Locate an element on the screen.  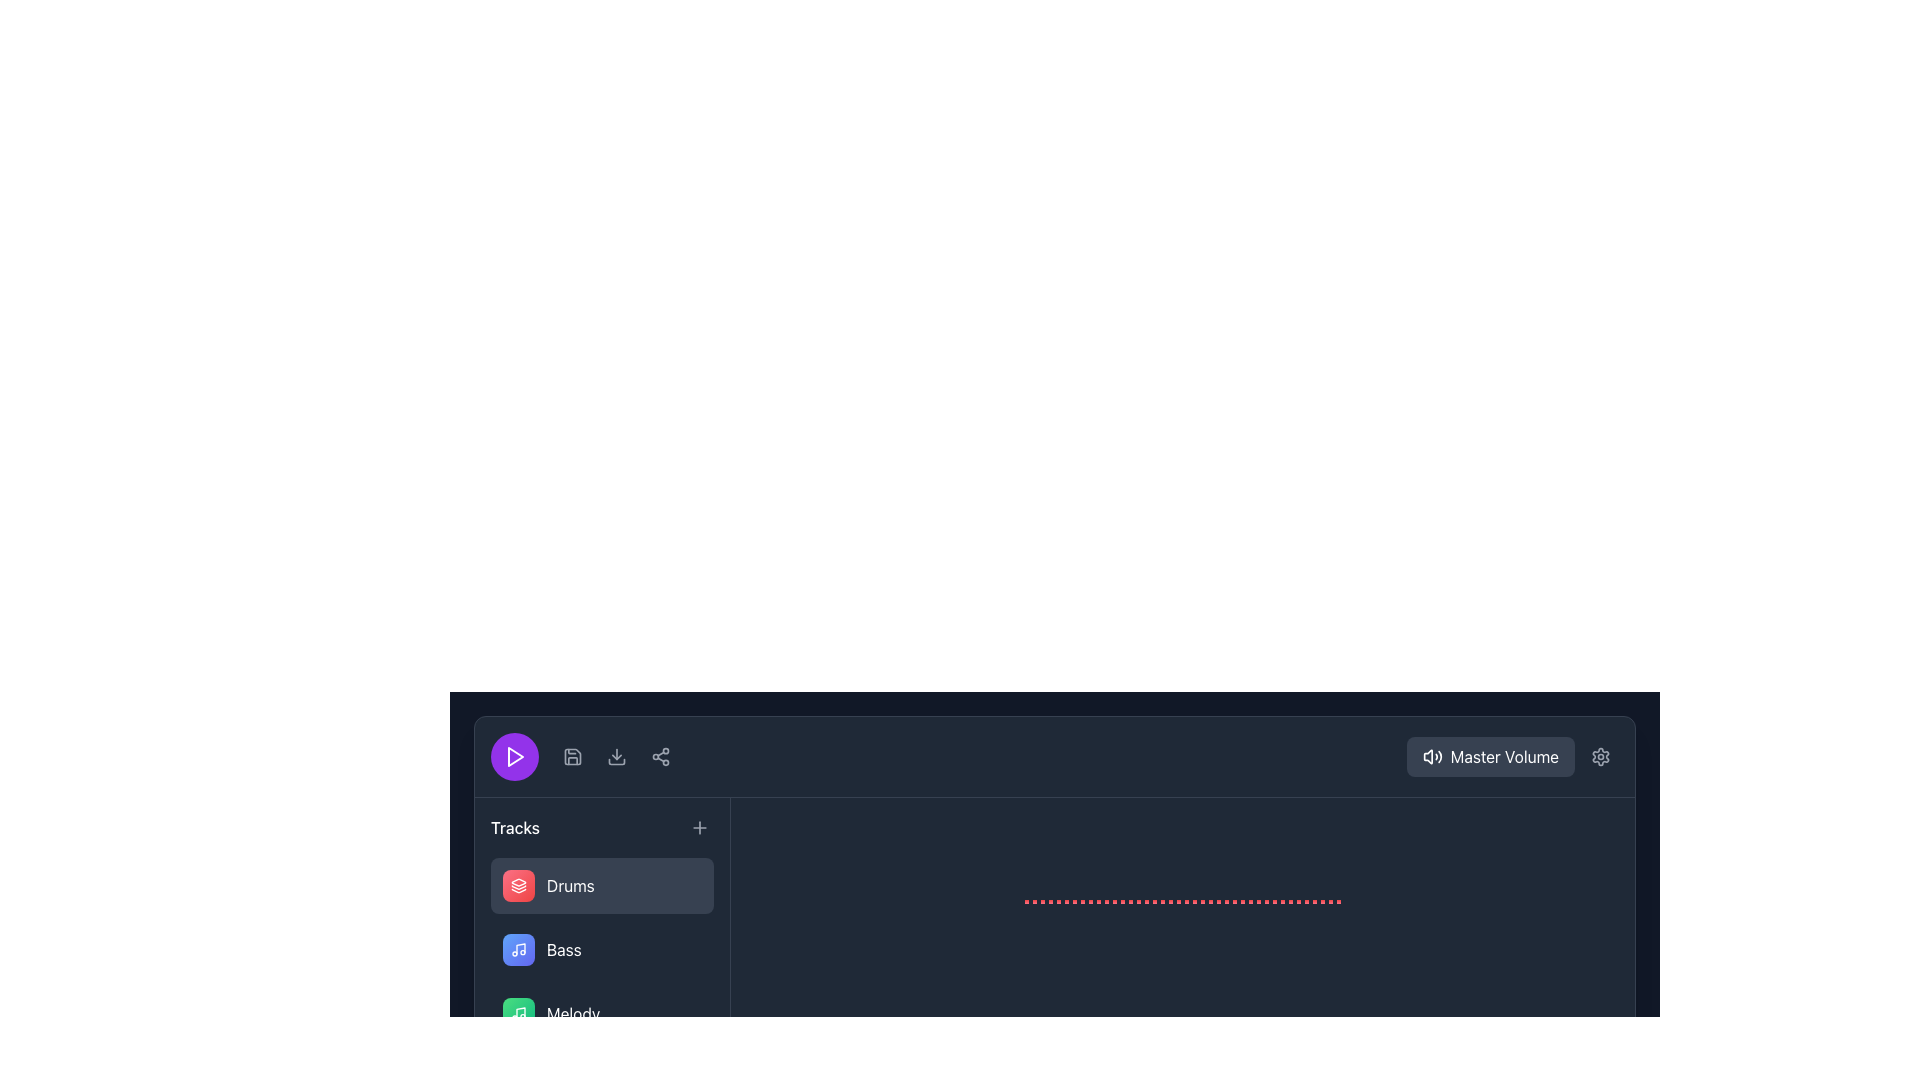
the small square-shaped button with rounded corners located at the far-right end of the 'Bass' track row is located at coordinates (690, 948).